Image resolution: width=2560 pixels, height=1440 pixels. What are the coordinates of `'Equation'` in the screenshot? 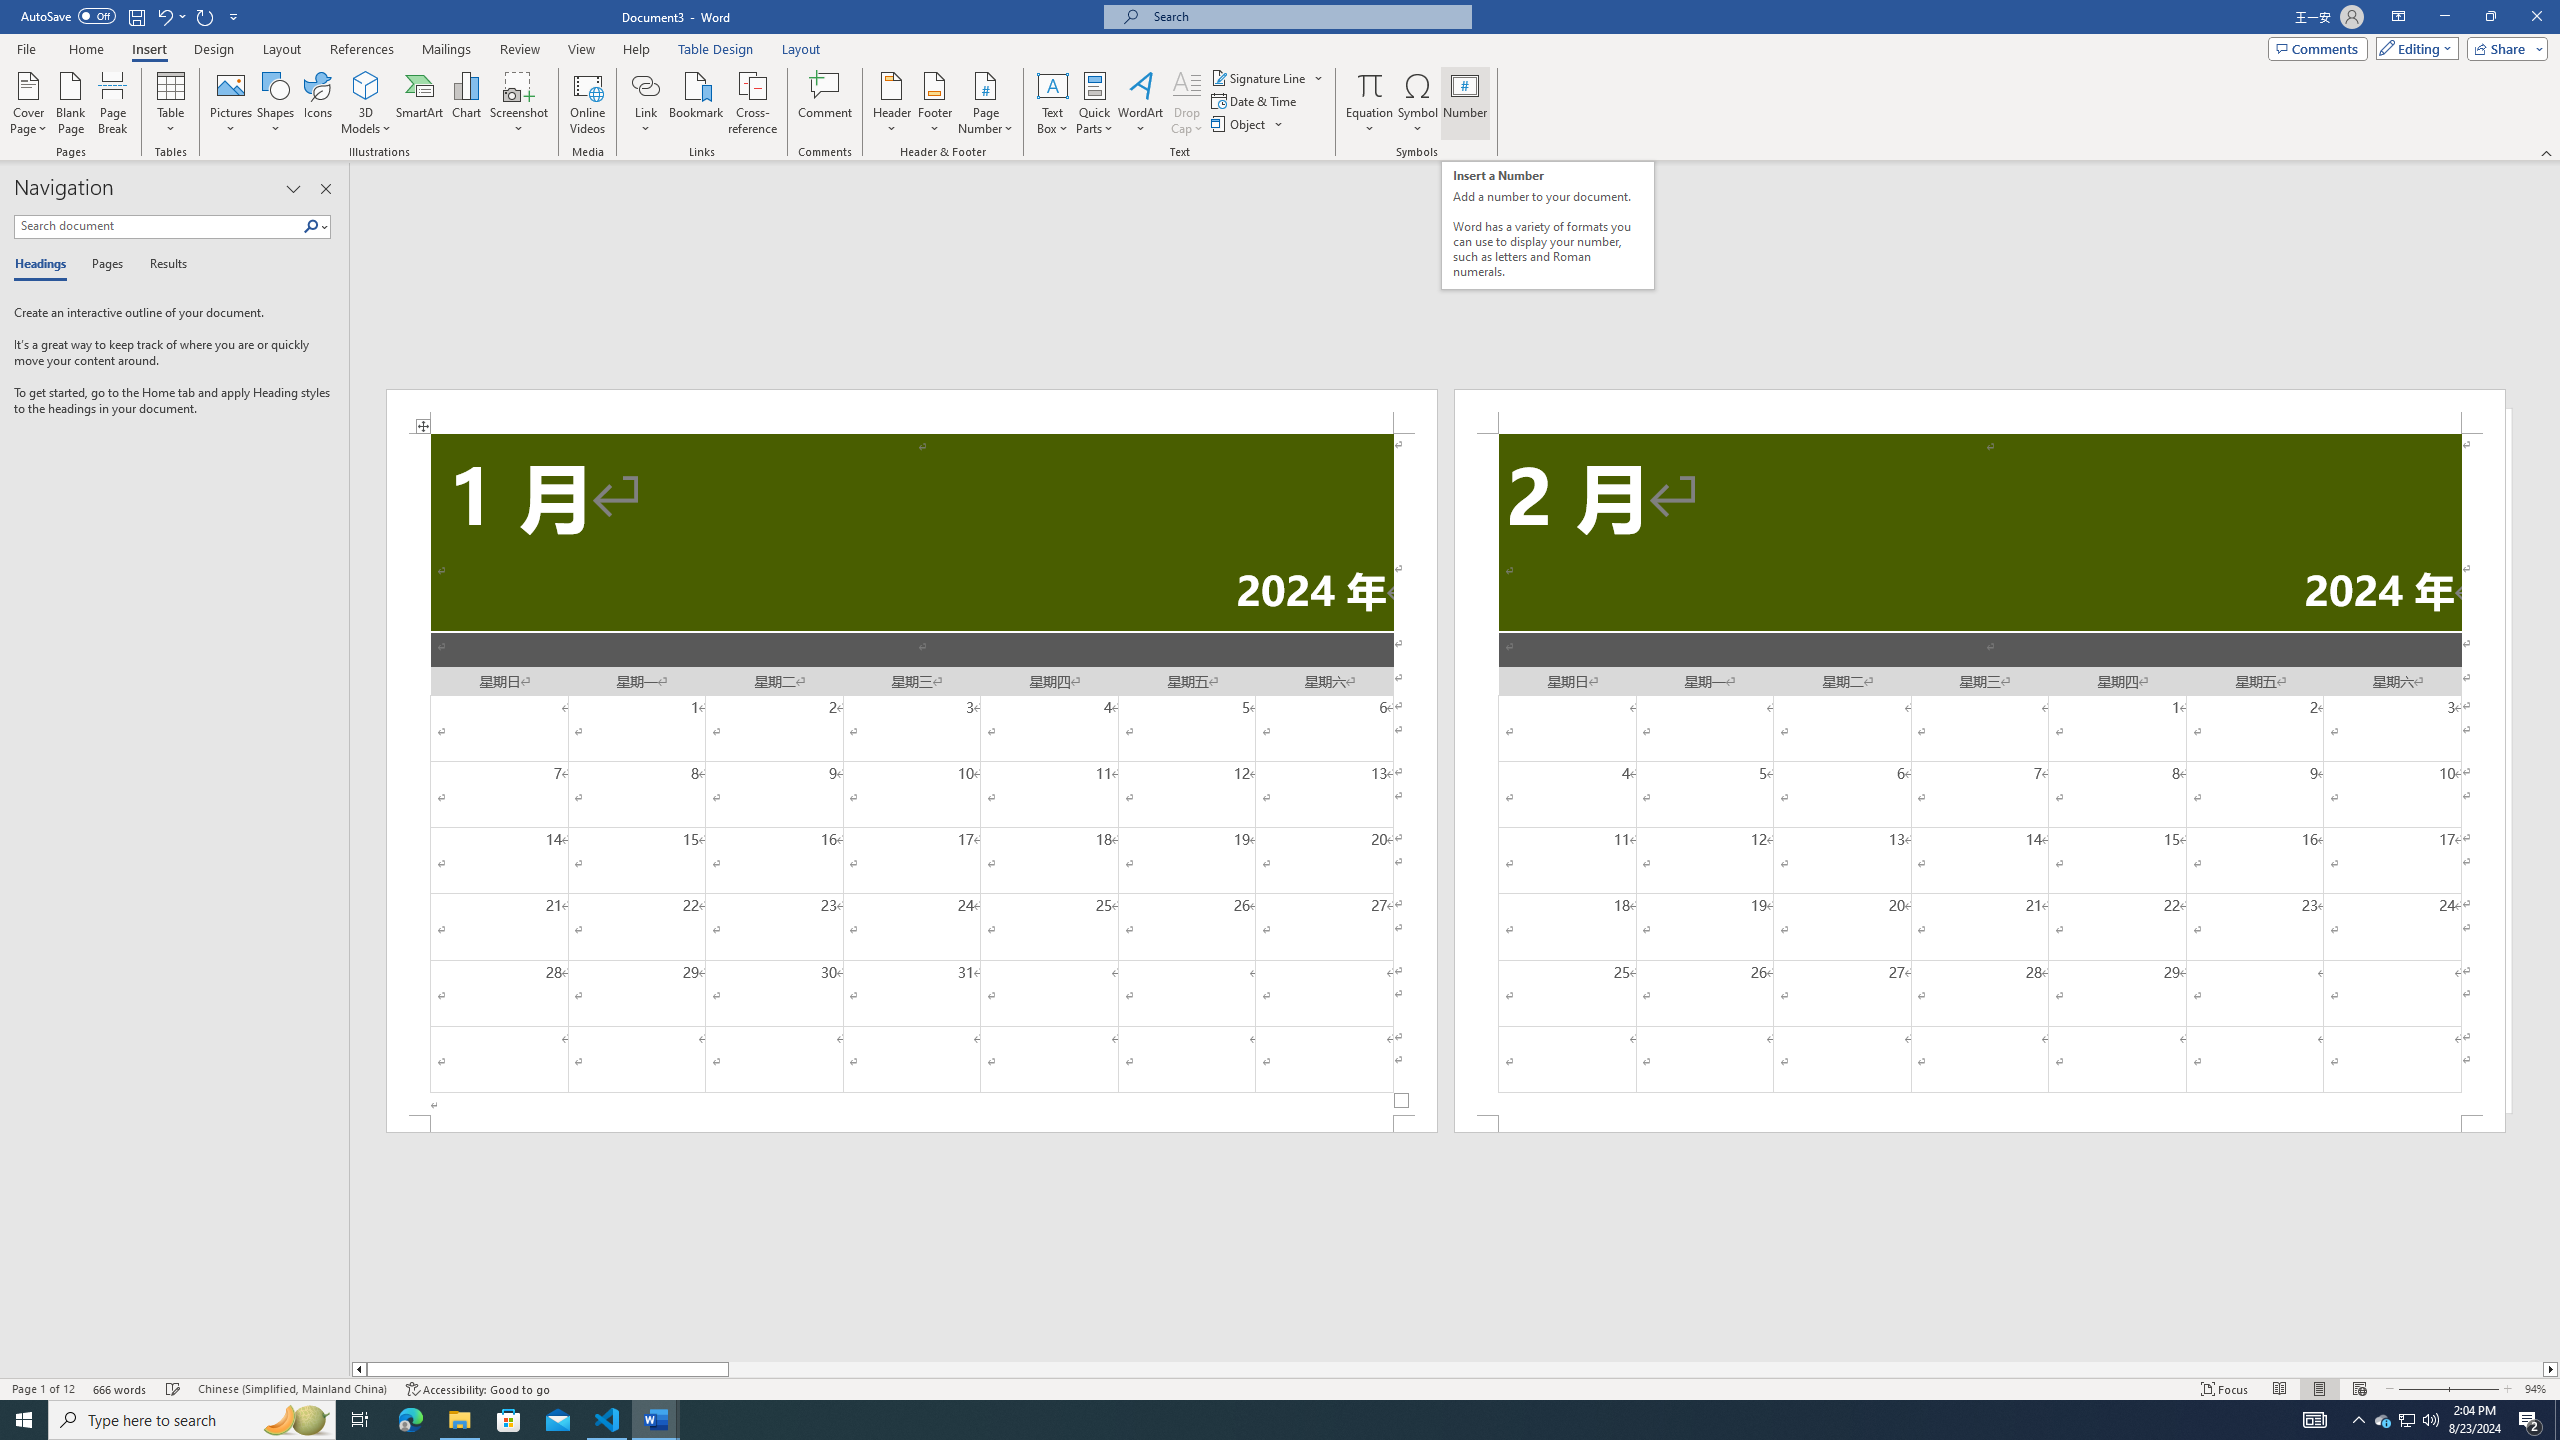 It's located at (1369, 84).